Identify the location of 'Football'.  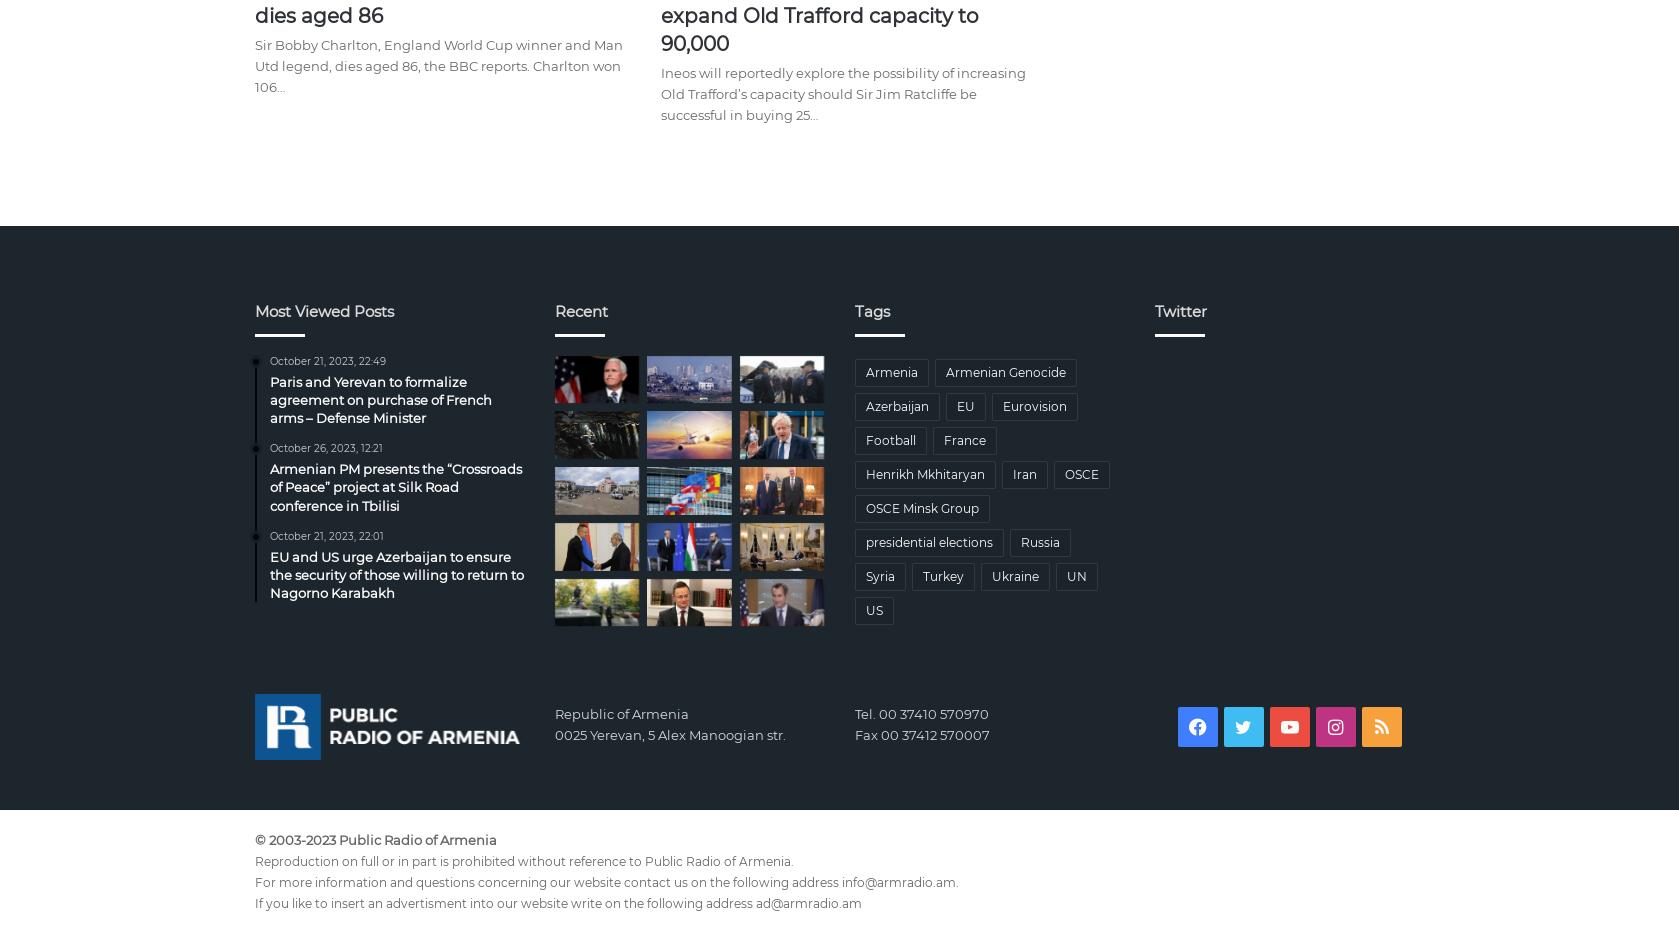
(889, 439).